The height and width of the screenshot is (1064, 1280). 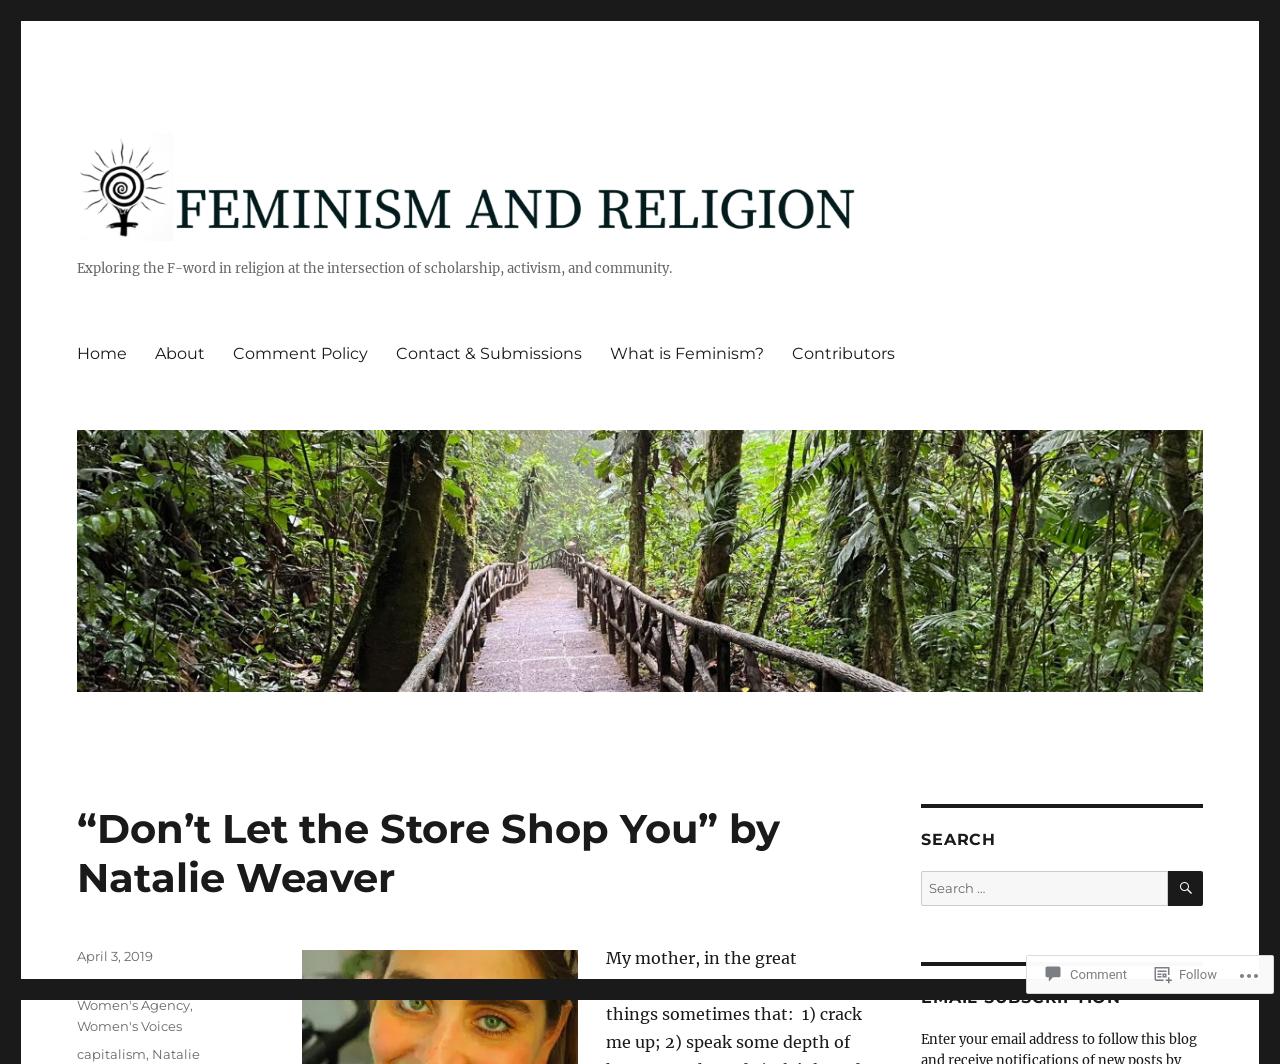 What do you see at coordinates (77, 853) in the screenshot?
I see `'“Don’t Let the Store Shop You” by Natalie Weaver'` at bounding box center [77, 853].